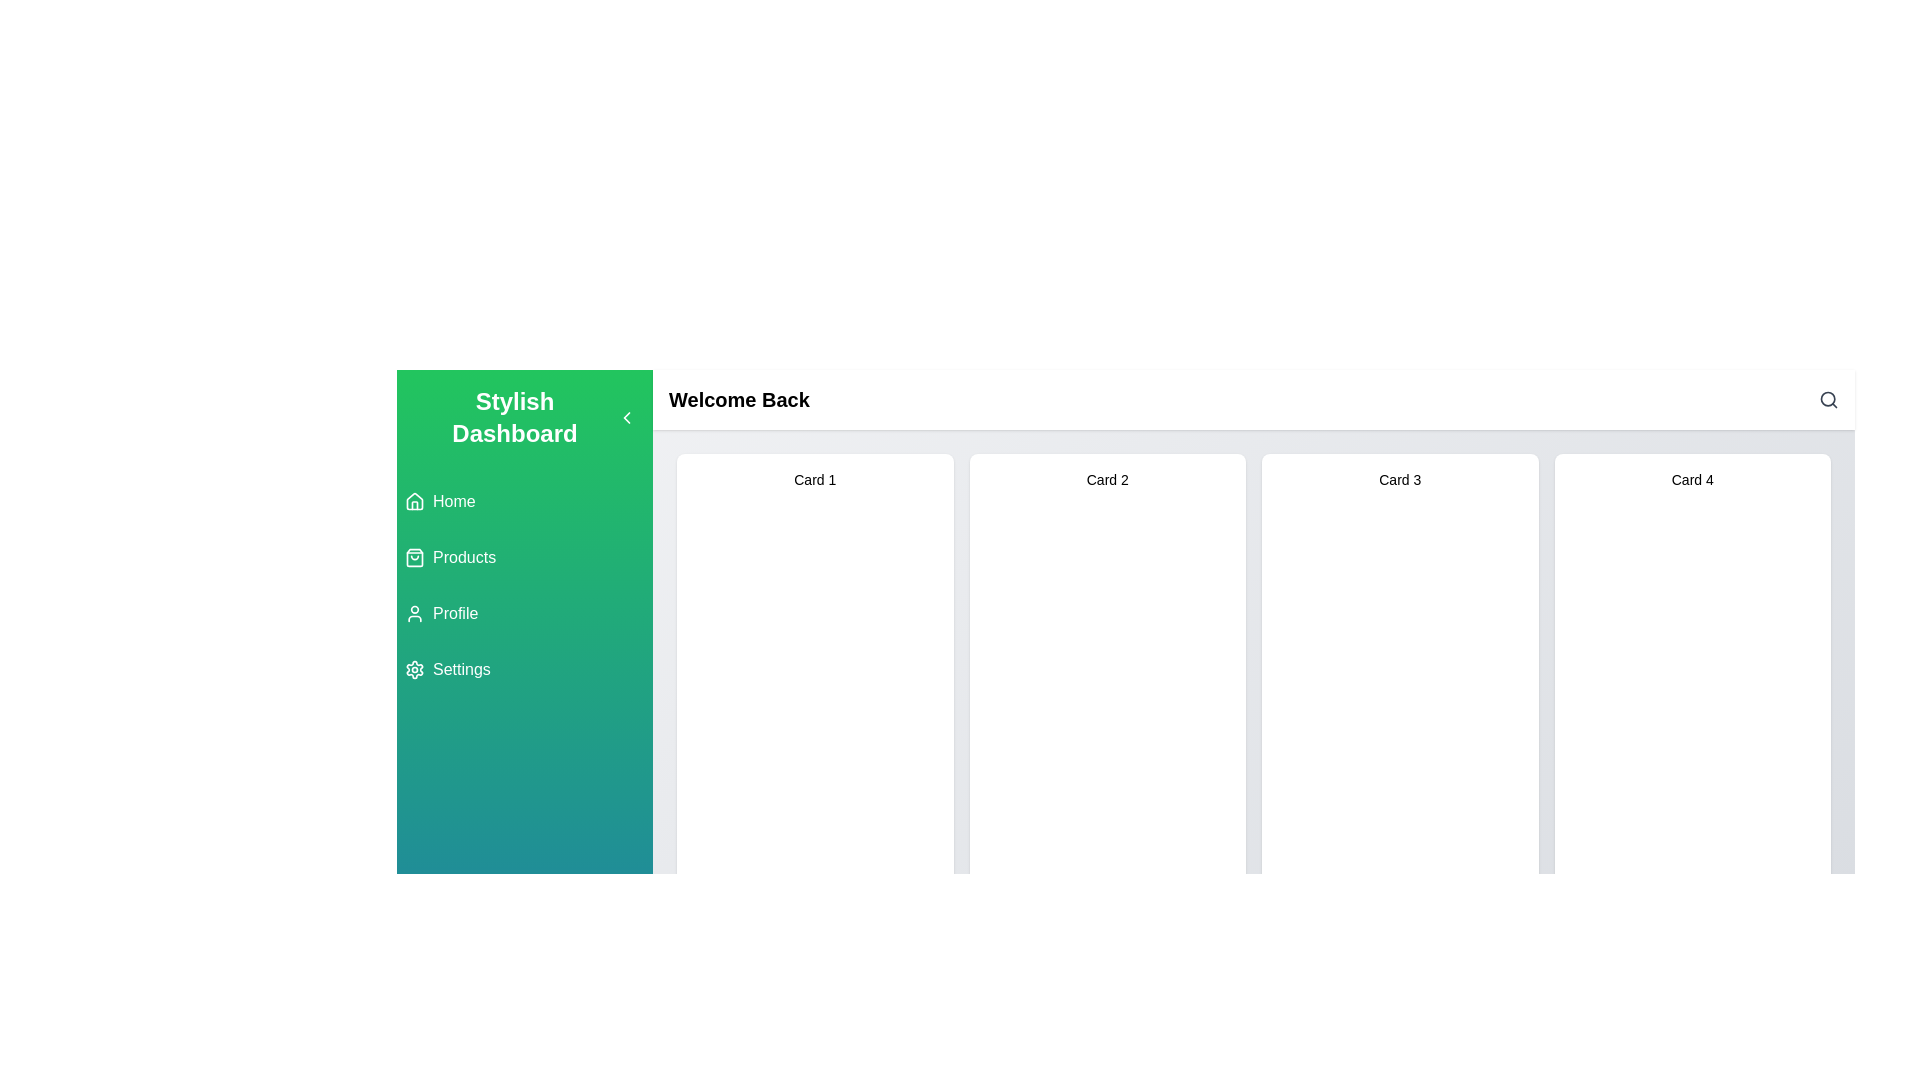 Image resolution: width=1920 pixels, height=1080 pixels. I want to click on the text label 'Card 2' located in the upper part of the second card from the left in the horizontal grid of cards, which helps users identify this card, so click(1106, 479).